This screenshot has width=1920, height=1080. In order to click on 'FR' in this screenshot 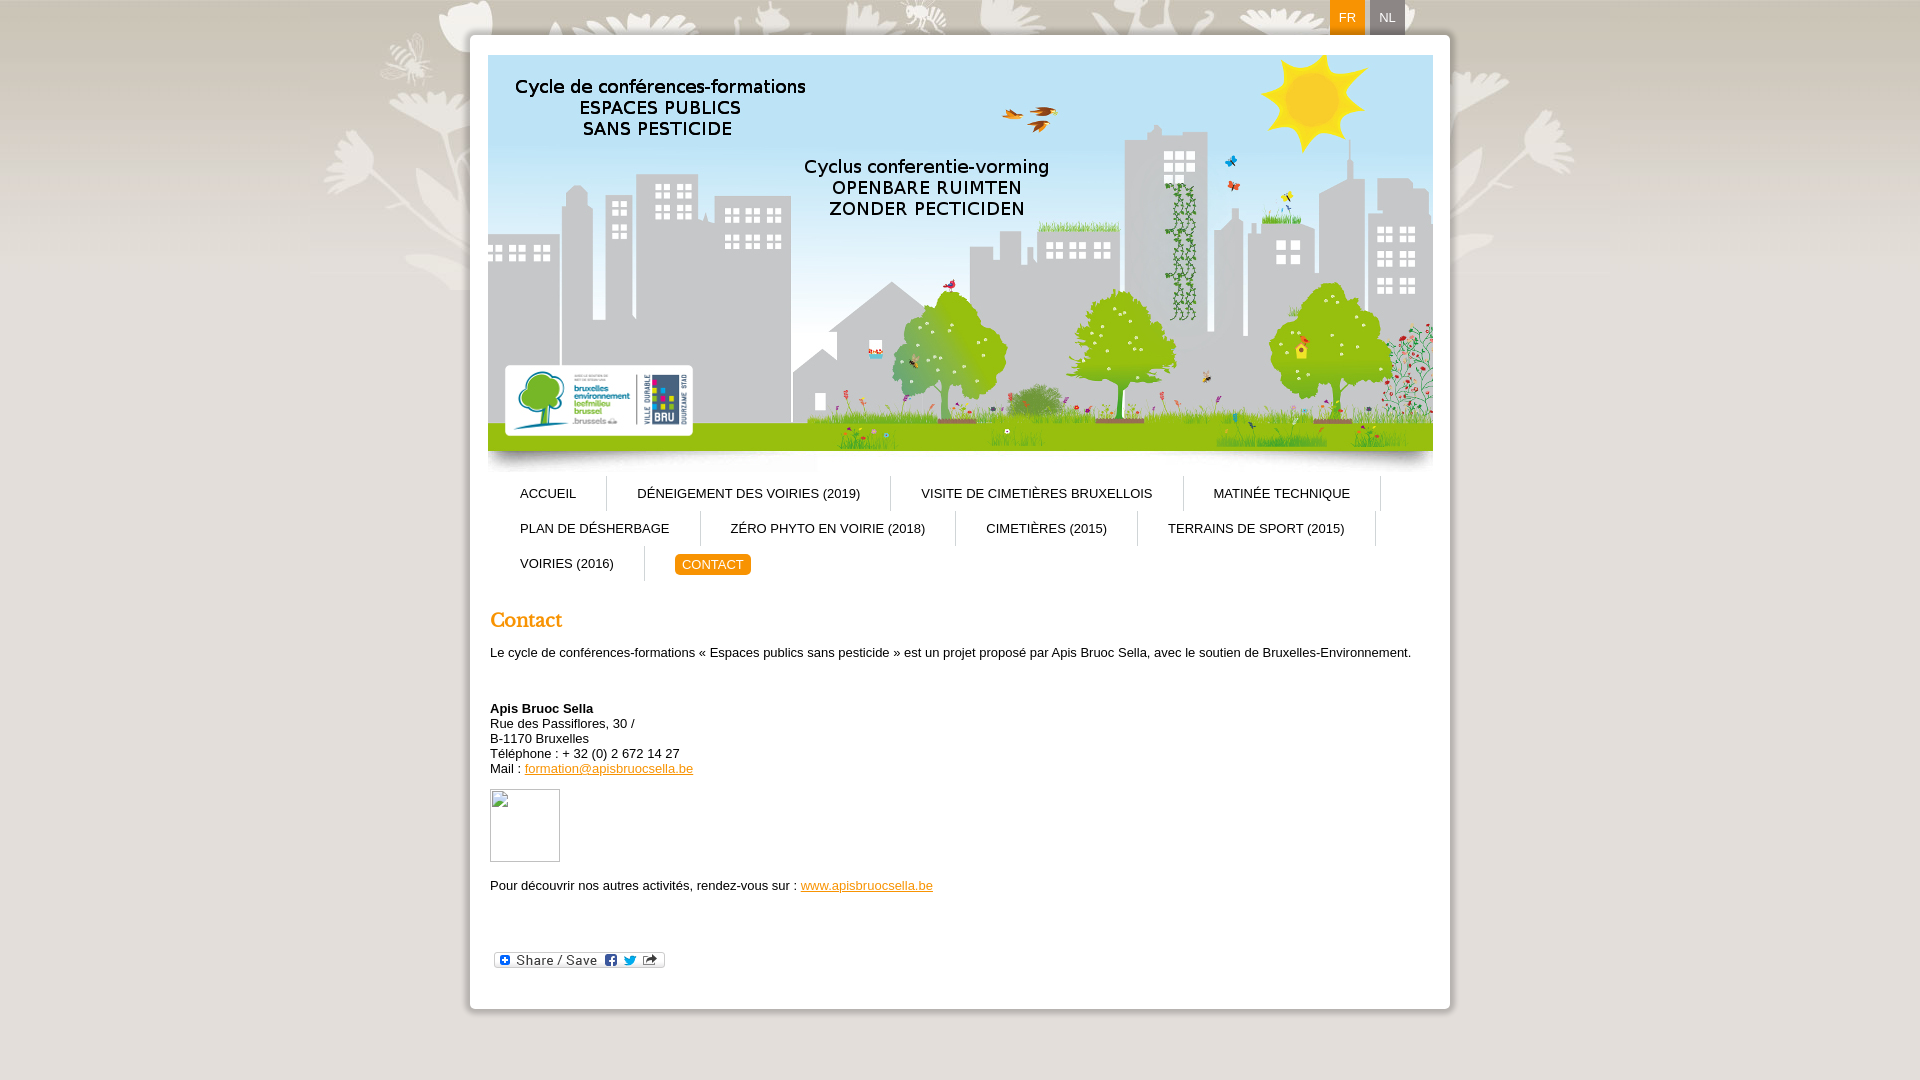, I will do `click(1347, 17)`.